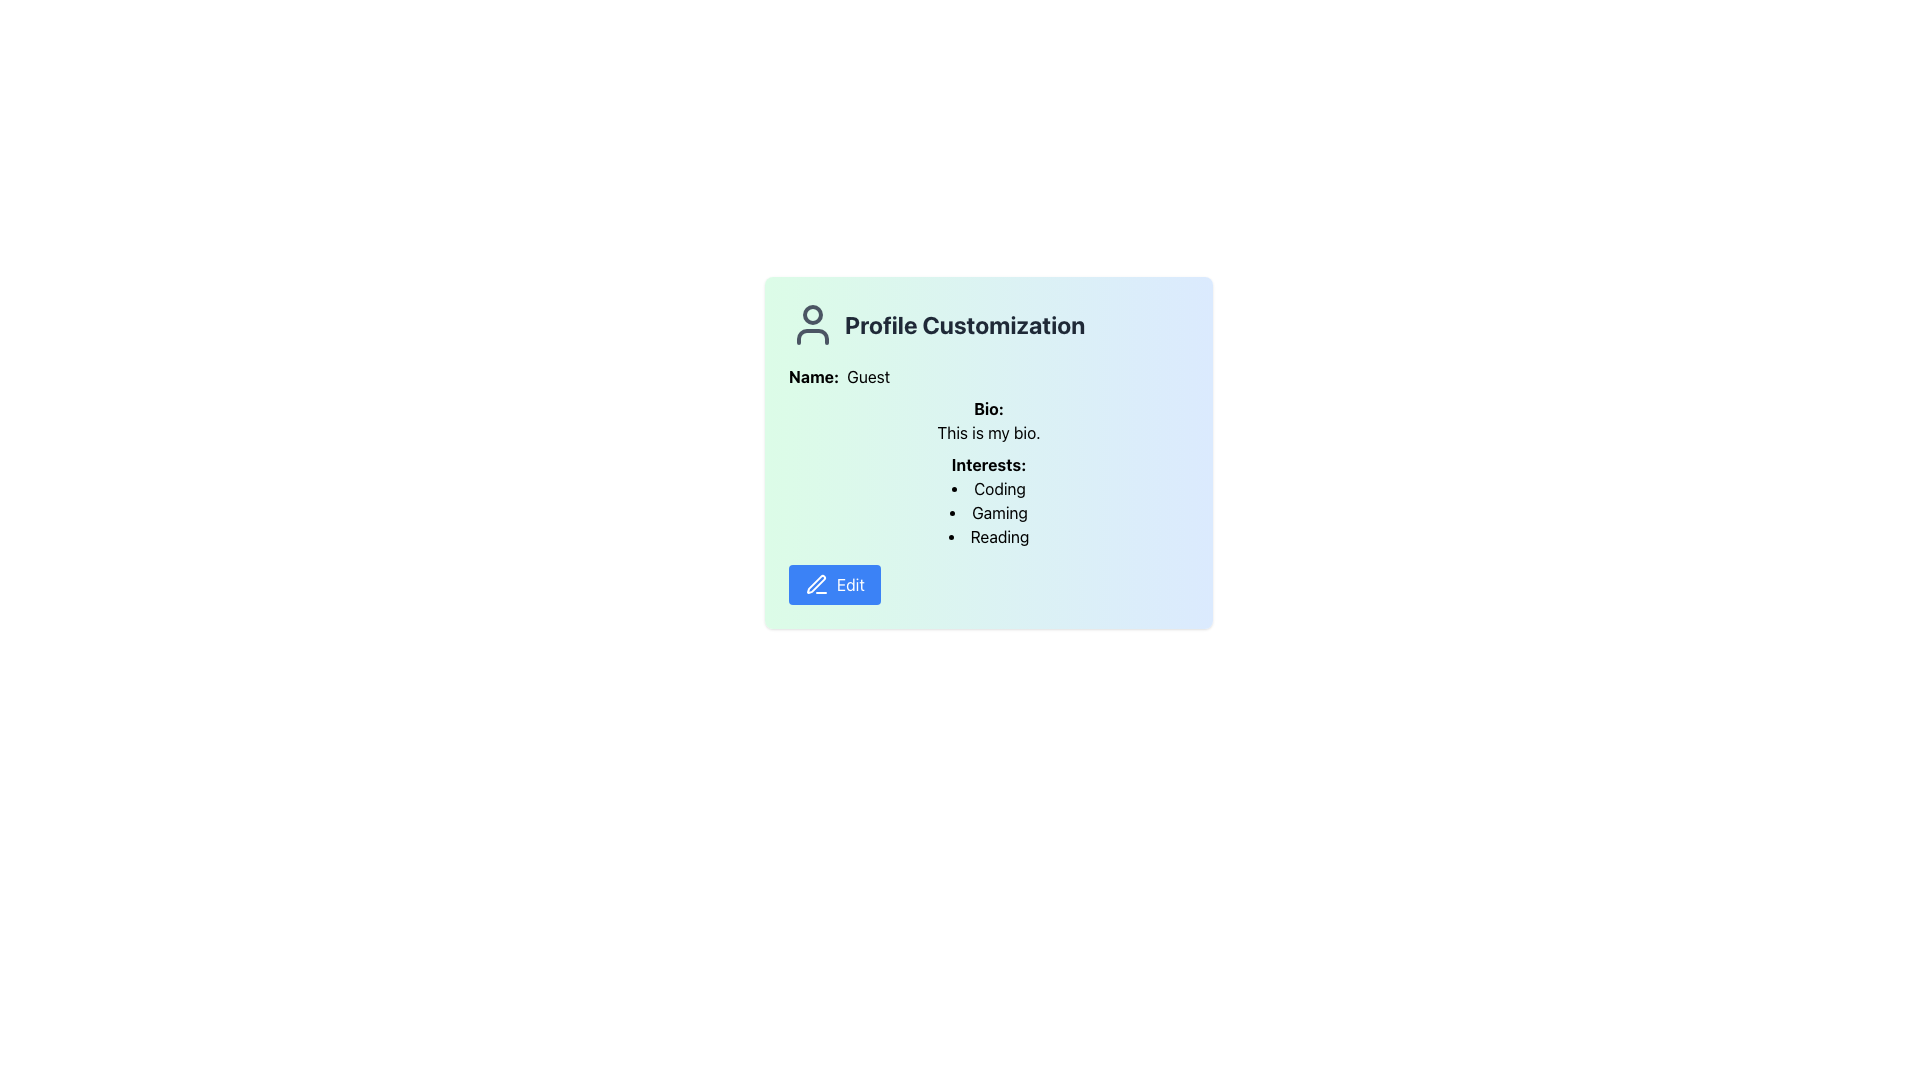 This screenshot has width=1920, height=1080. Describe the element at coordinates (988, 500) in the screenshot. I see `the 'Interests:' section with the bulleted list that includes 'Coding', 'Gaming', and 'Reading', which is centrally located beneath the 'Bio' section` at that location.